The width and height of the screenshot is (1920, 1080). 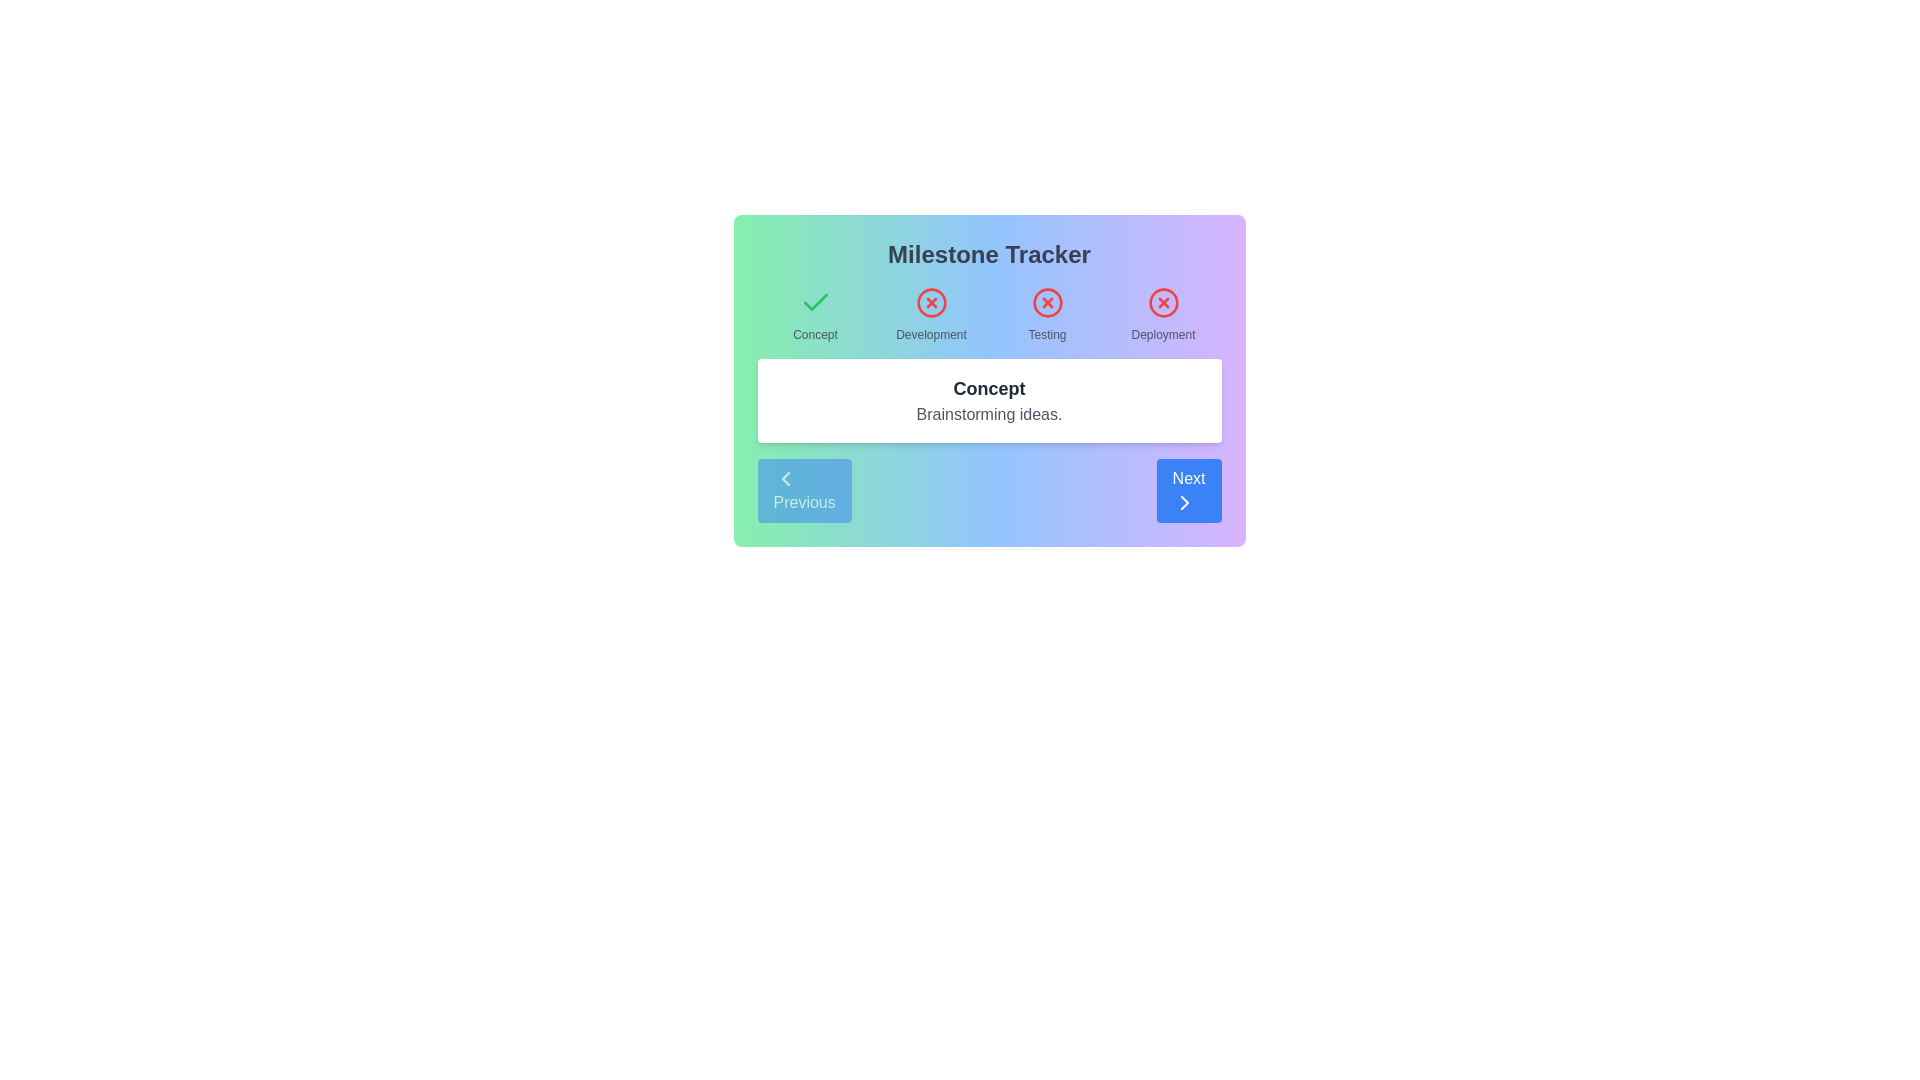 What do you see at coordinates (1184, 501) in the screenshot?
I see `the chevron icon on the right side of the 'Next' button, which indicates progression in the application` at bounding box center [1184, 501].